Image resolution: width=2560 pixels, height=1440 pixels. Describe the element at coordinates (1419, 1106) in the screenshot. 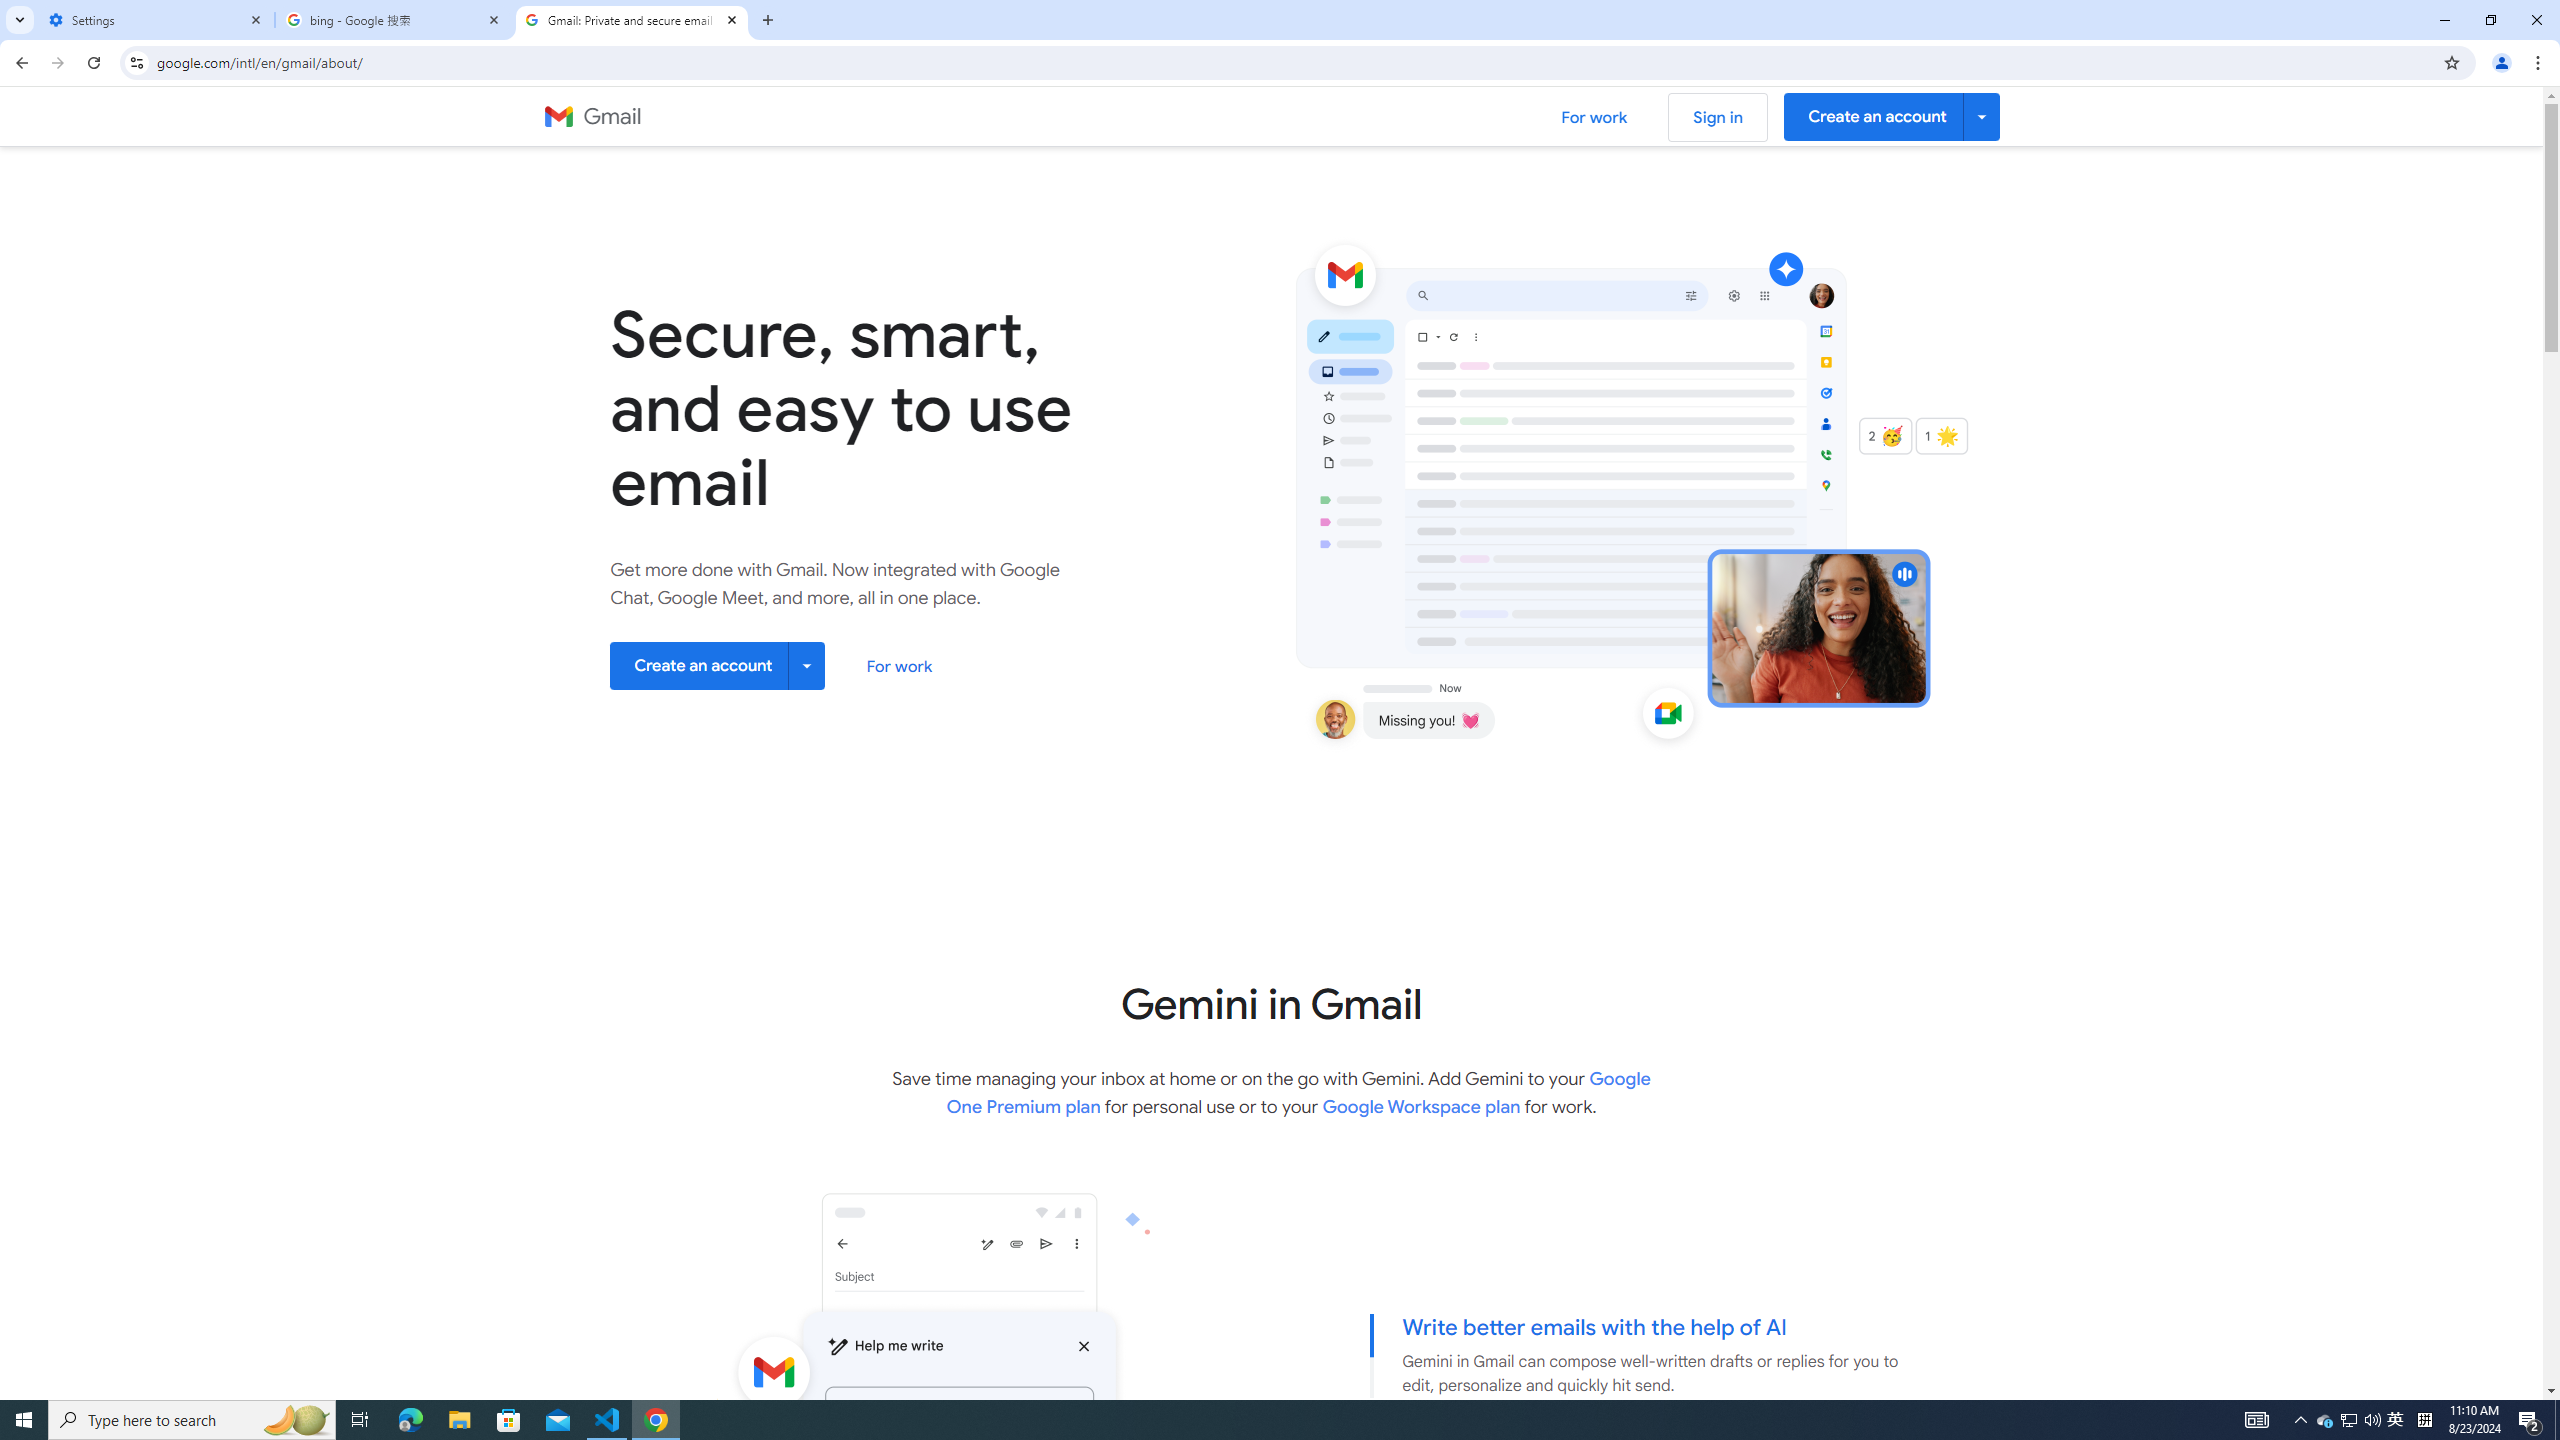

I see `'Google Workspace plan'` at that location.